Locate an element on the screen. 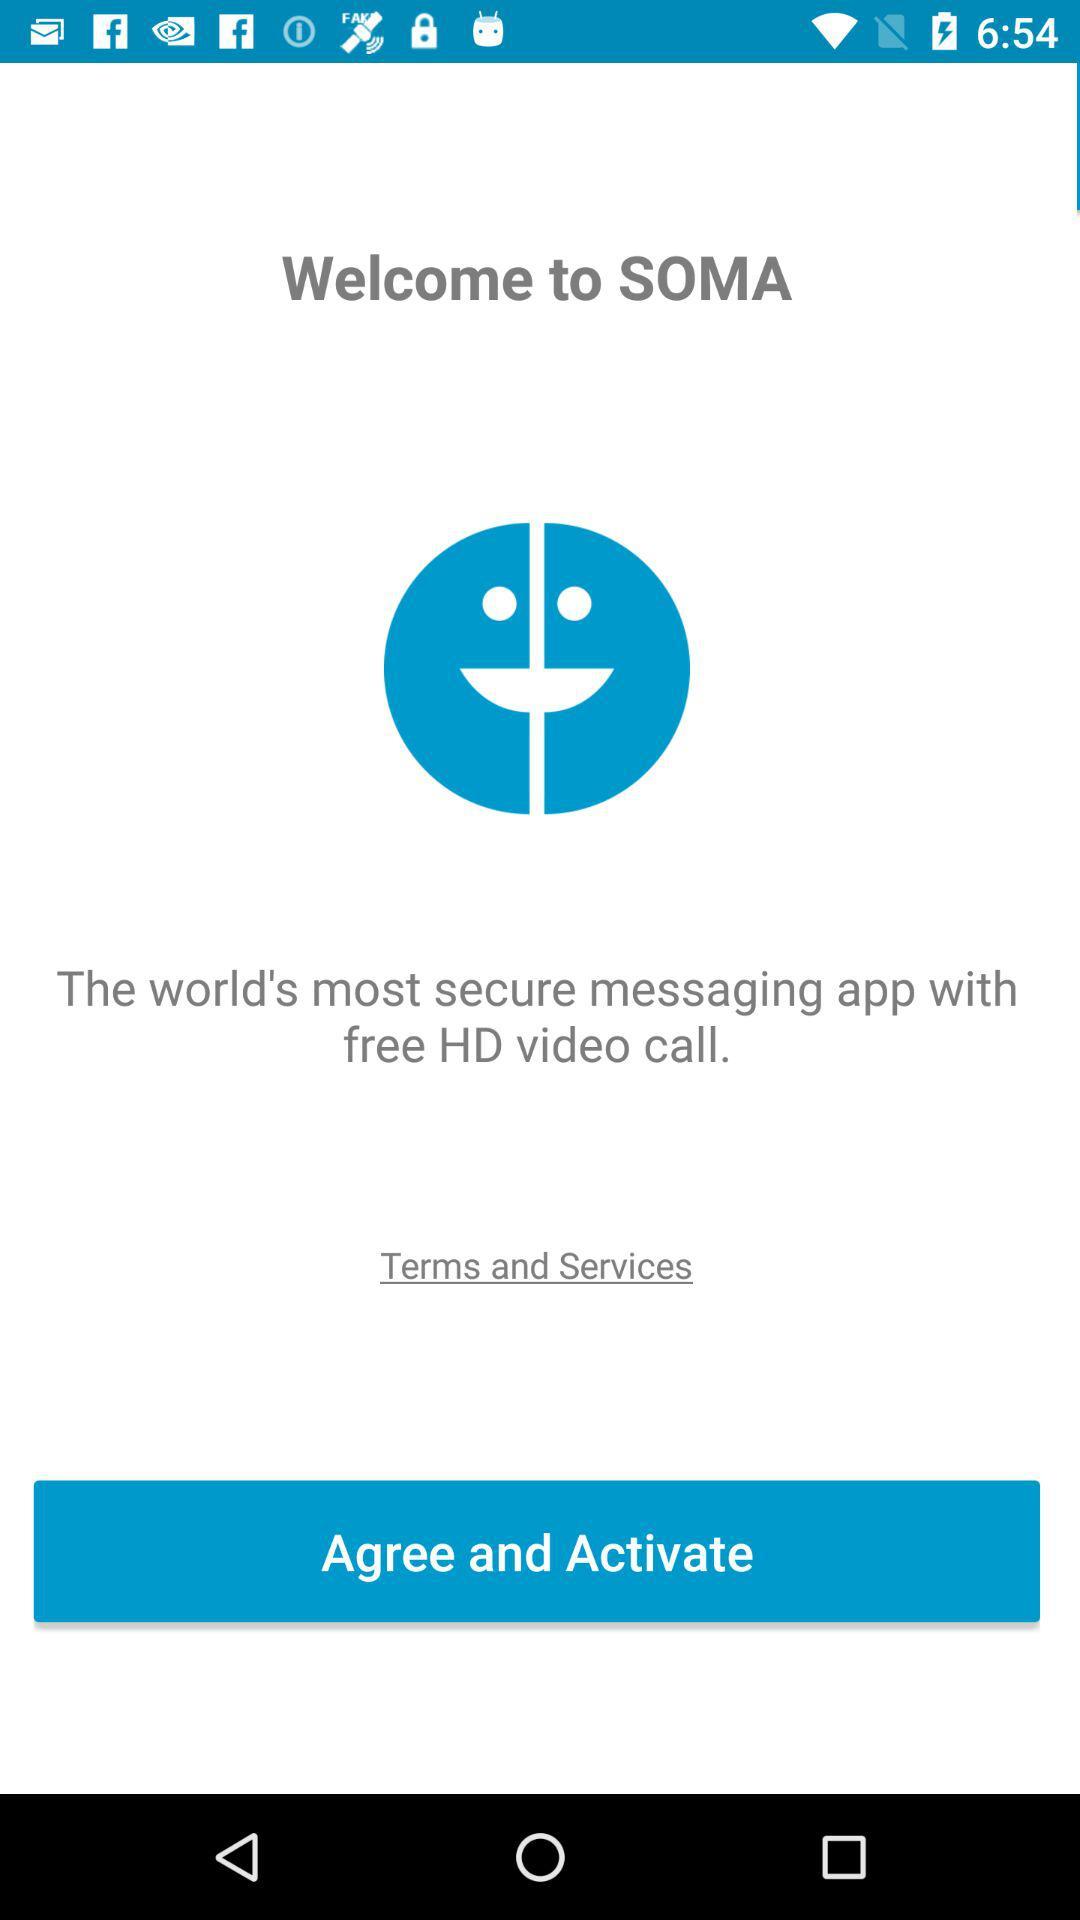 The width and height of the screenshot is (1080, 1920). agree and activate icon is located at coordinates (540, 1550).